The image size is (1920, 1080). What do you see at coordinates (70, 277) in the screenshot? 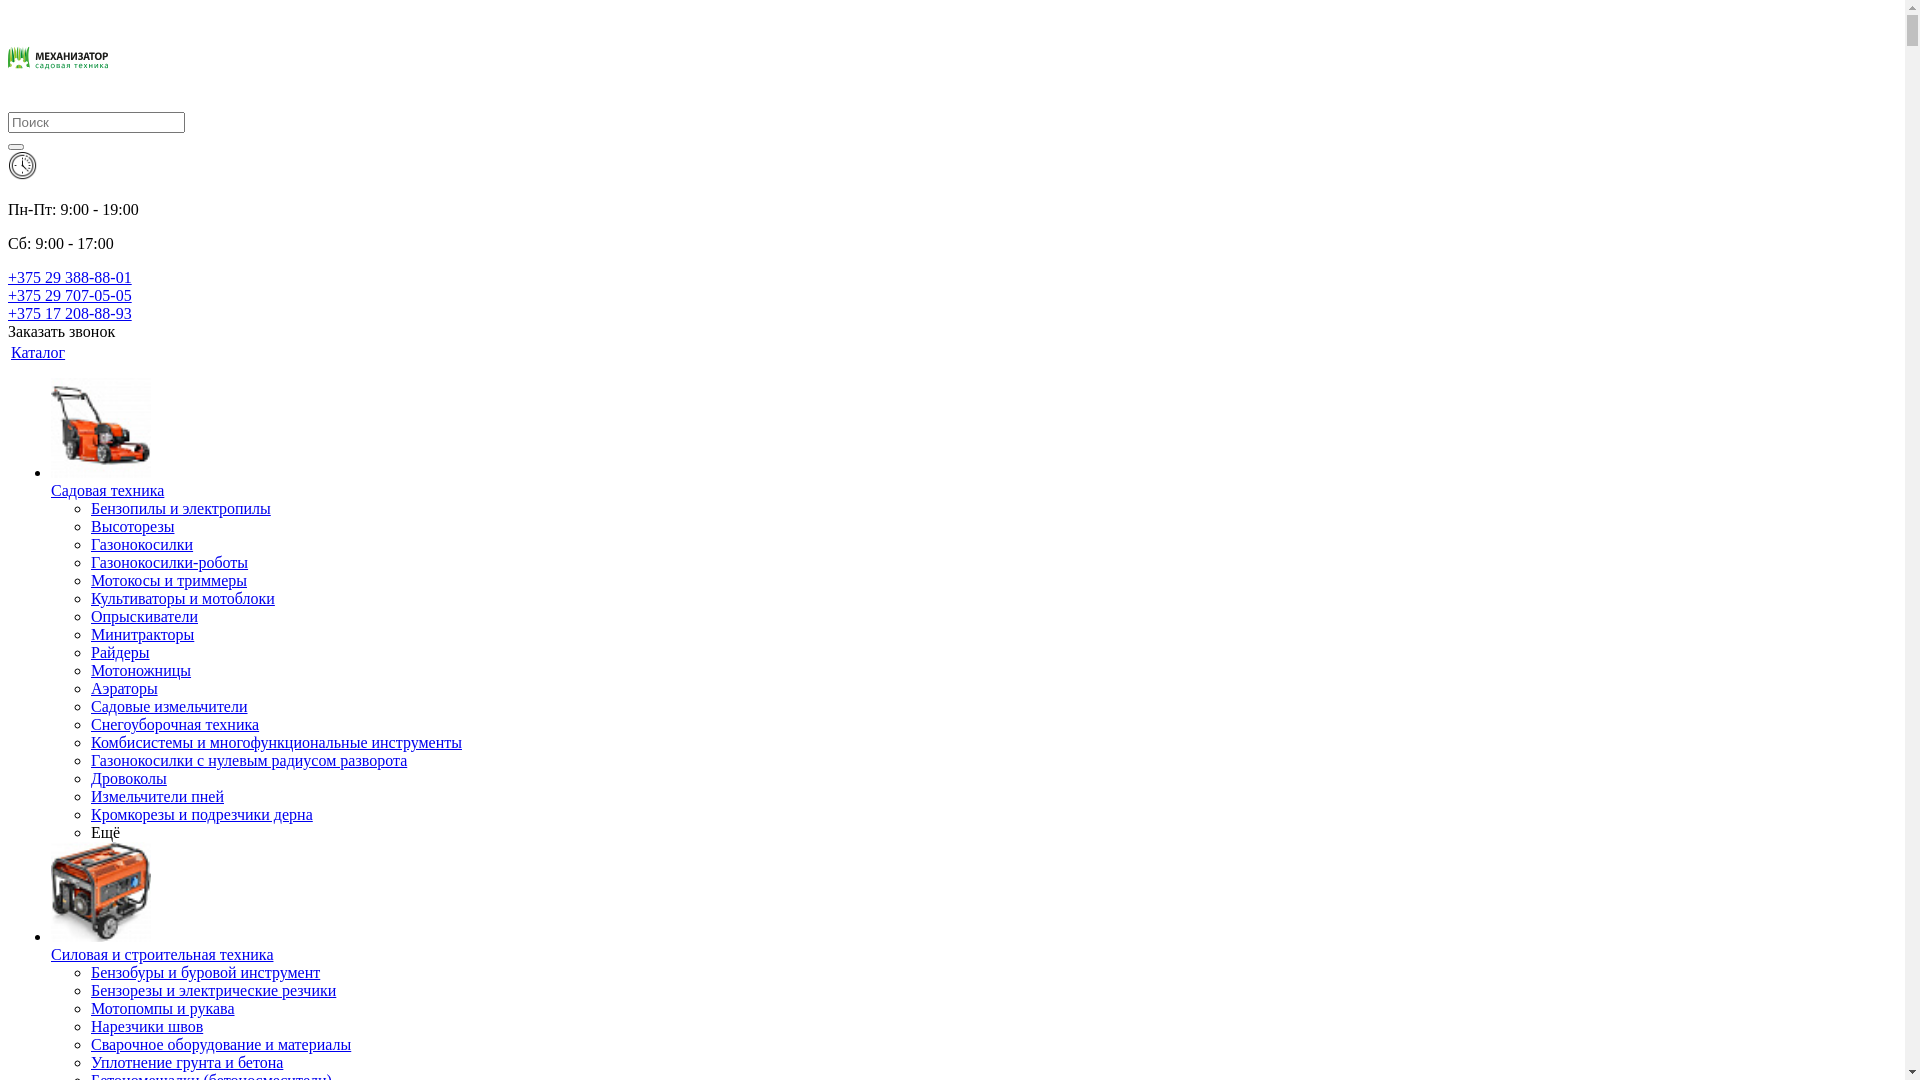
I see `'+375 29 388-88-01'` at bounding box center [70, 277].